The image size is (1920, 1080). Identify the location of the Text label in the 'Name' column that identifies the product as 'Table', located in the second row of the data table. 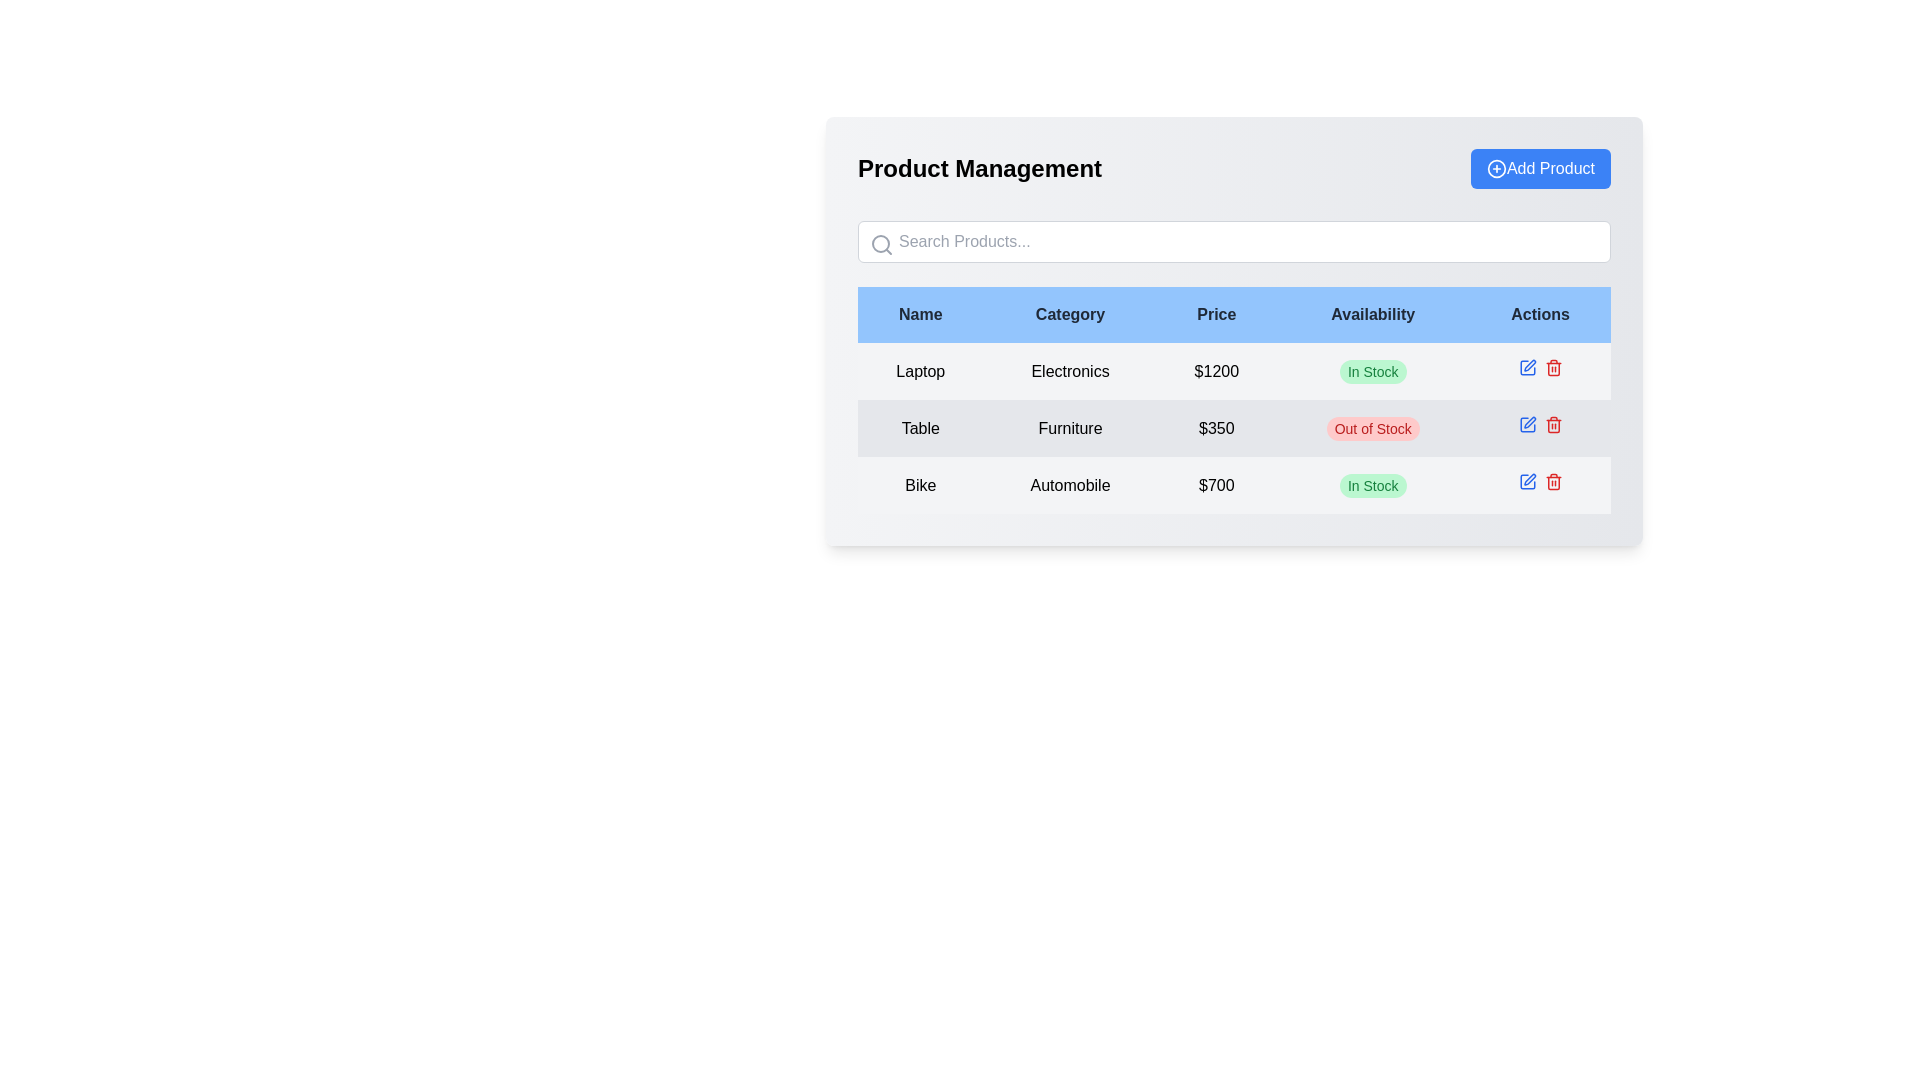
(919, 427).